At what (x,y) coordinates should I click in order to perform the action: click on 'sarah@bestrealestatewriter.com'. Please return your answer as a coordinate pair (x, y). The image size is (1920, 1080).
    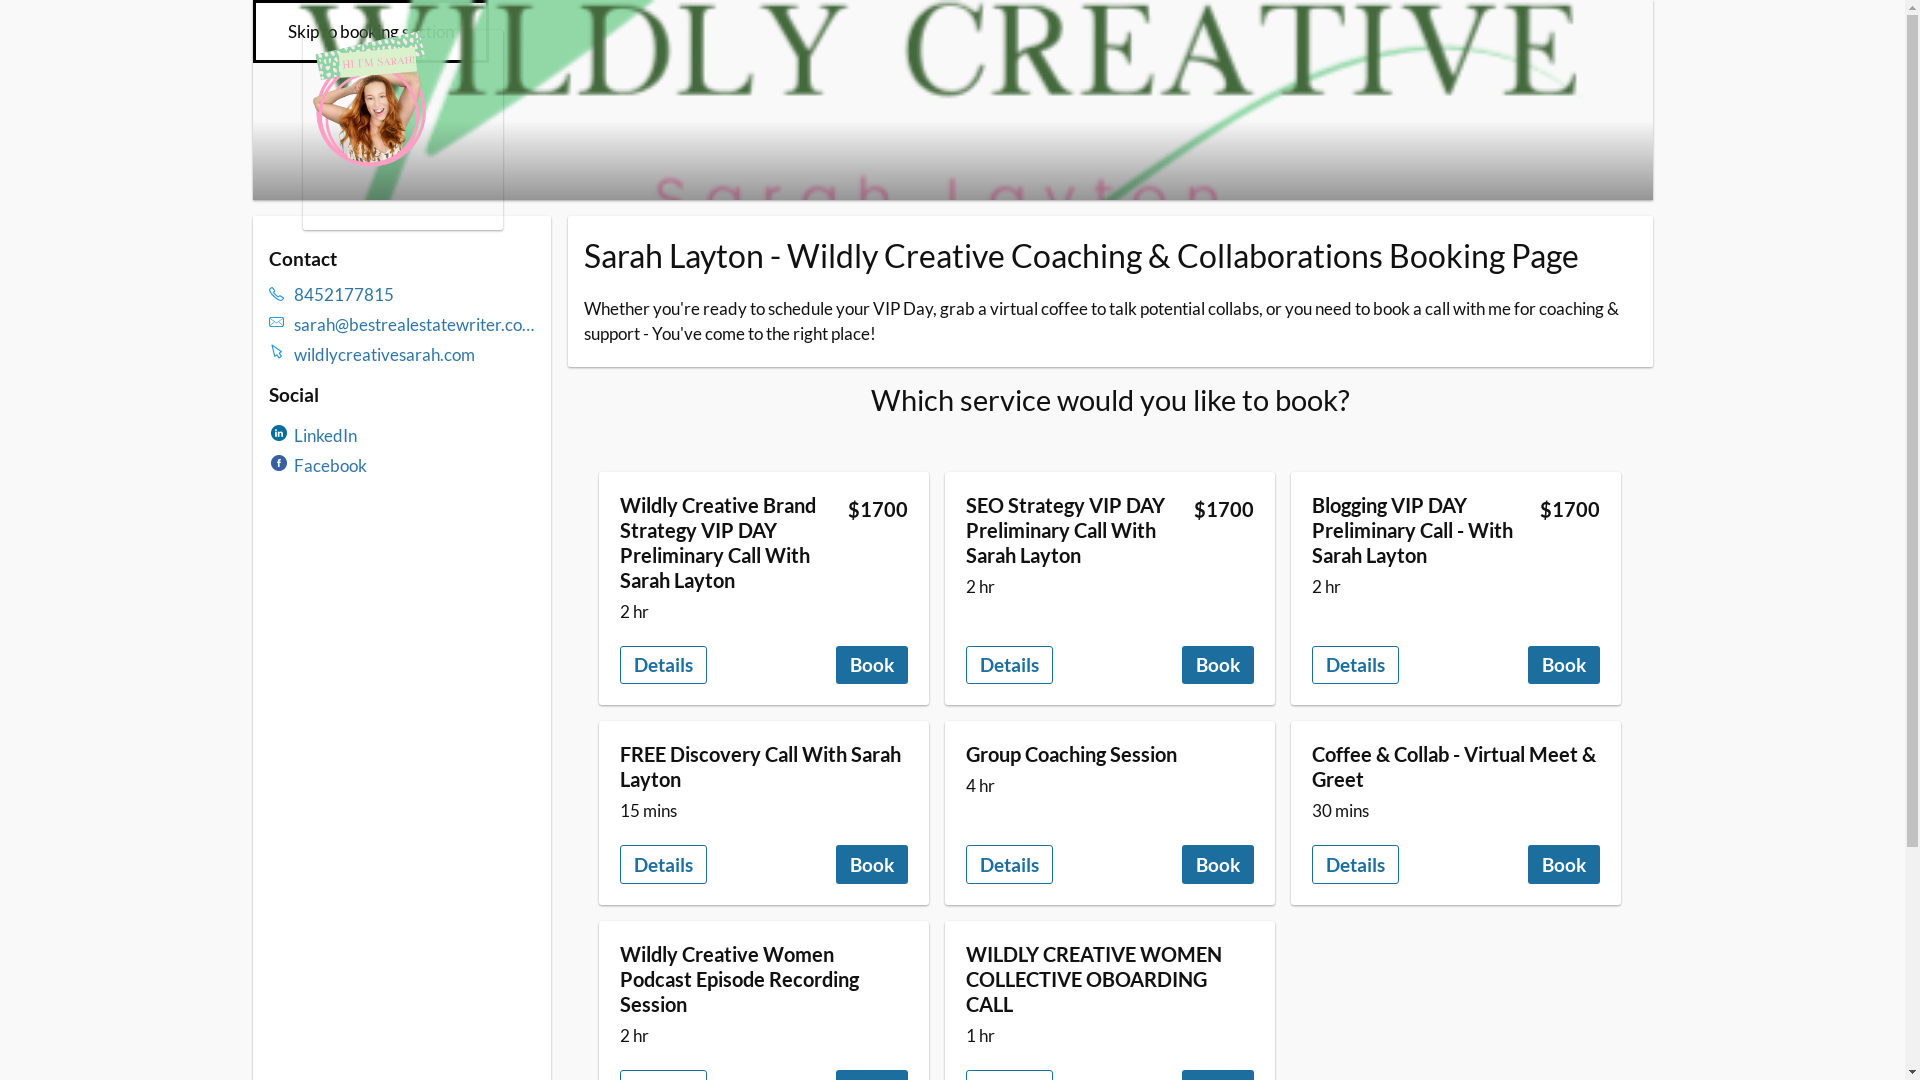
    Looking at the image, I should click on (413, 323).